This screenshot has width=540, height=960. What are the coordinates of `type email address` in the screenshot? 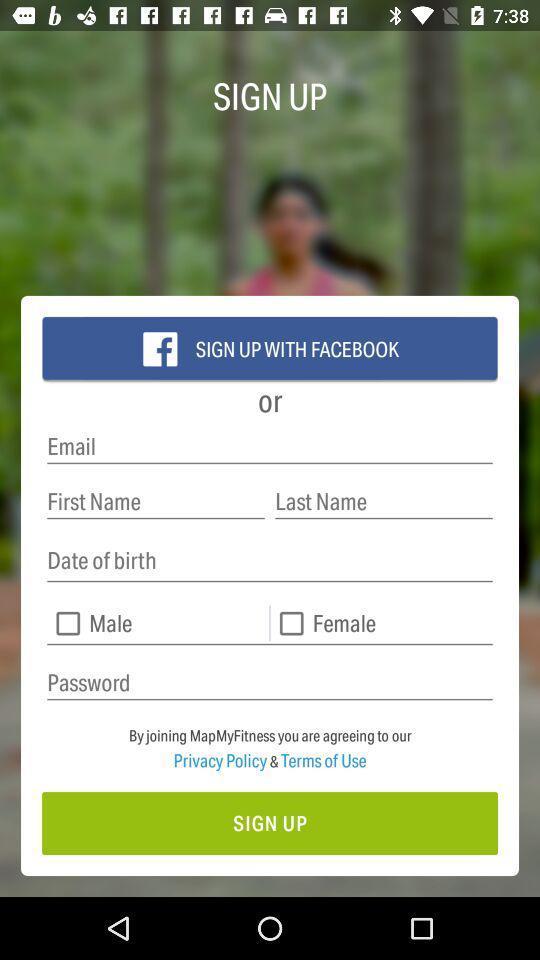 It's located at (270, 446).